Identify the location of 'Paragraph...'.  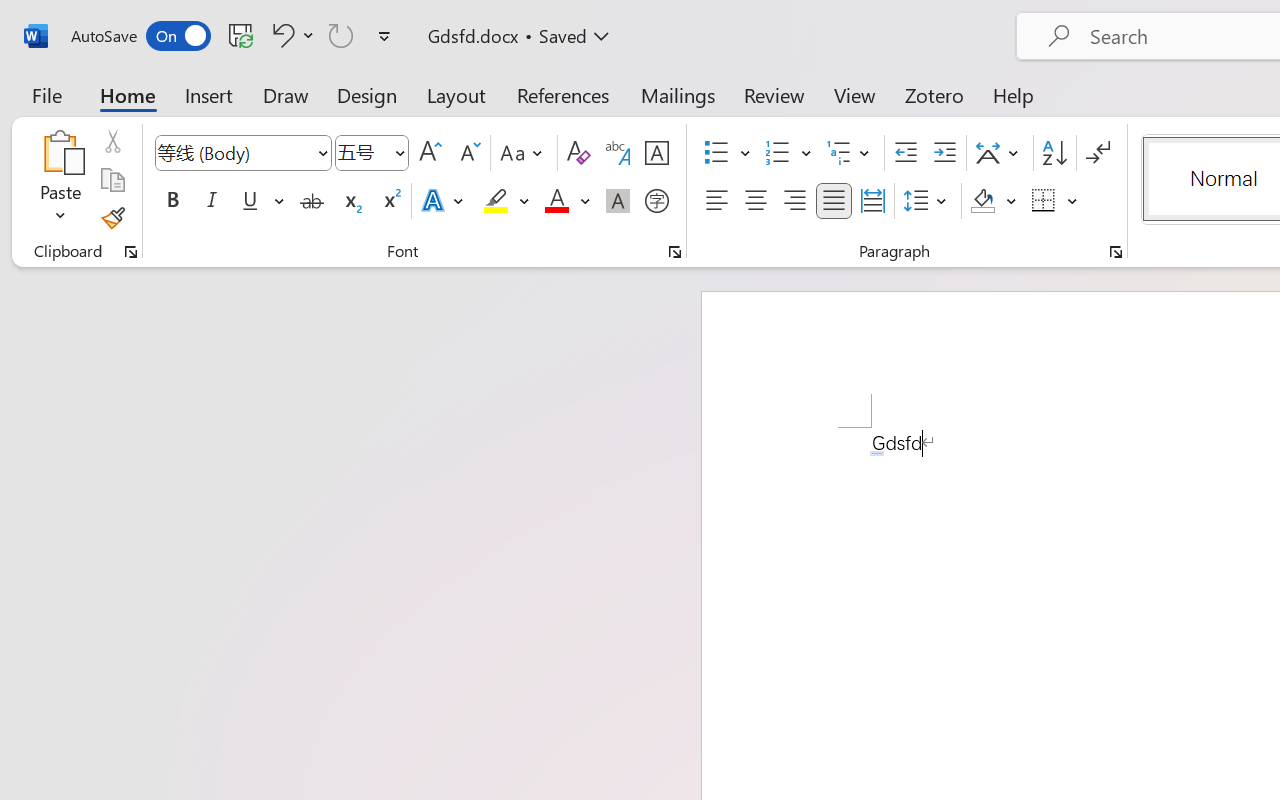
(1114, 251).